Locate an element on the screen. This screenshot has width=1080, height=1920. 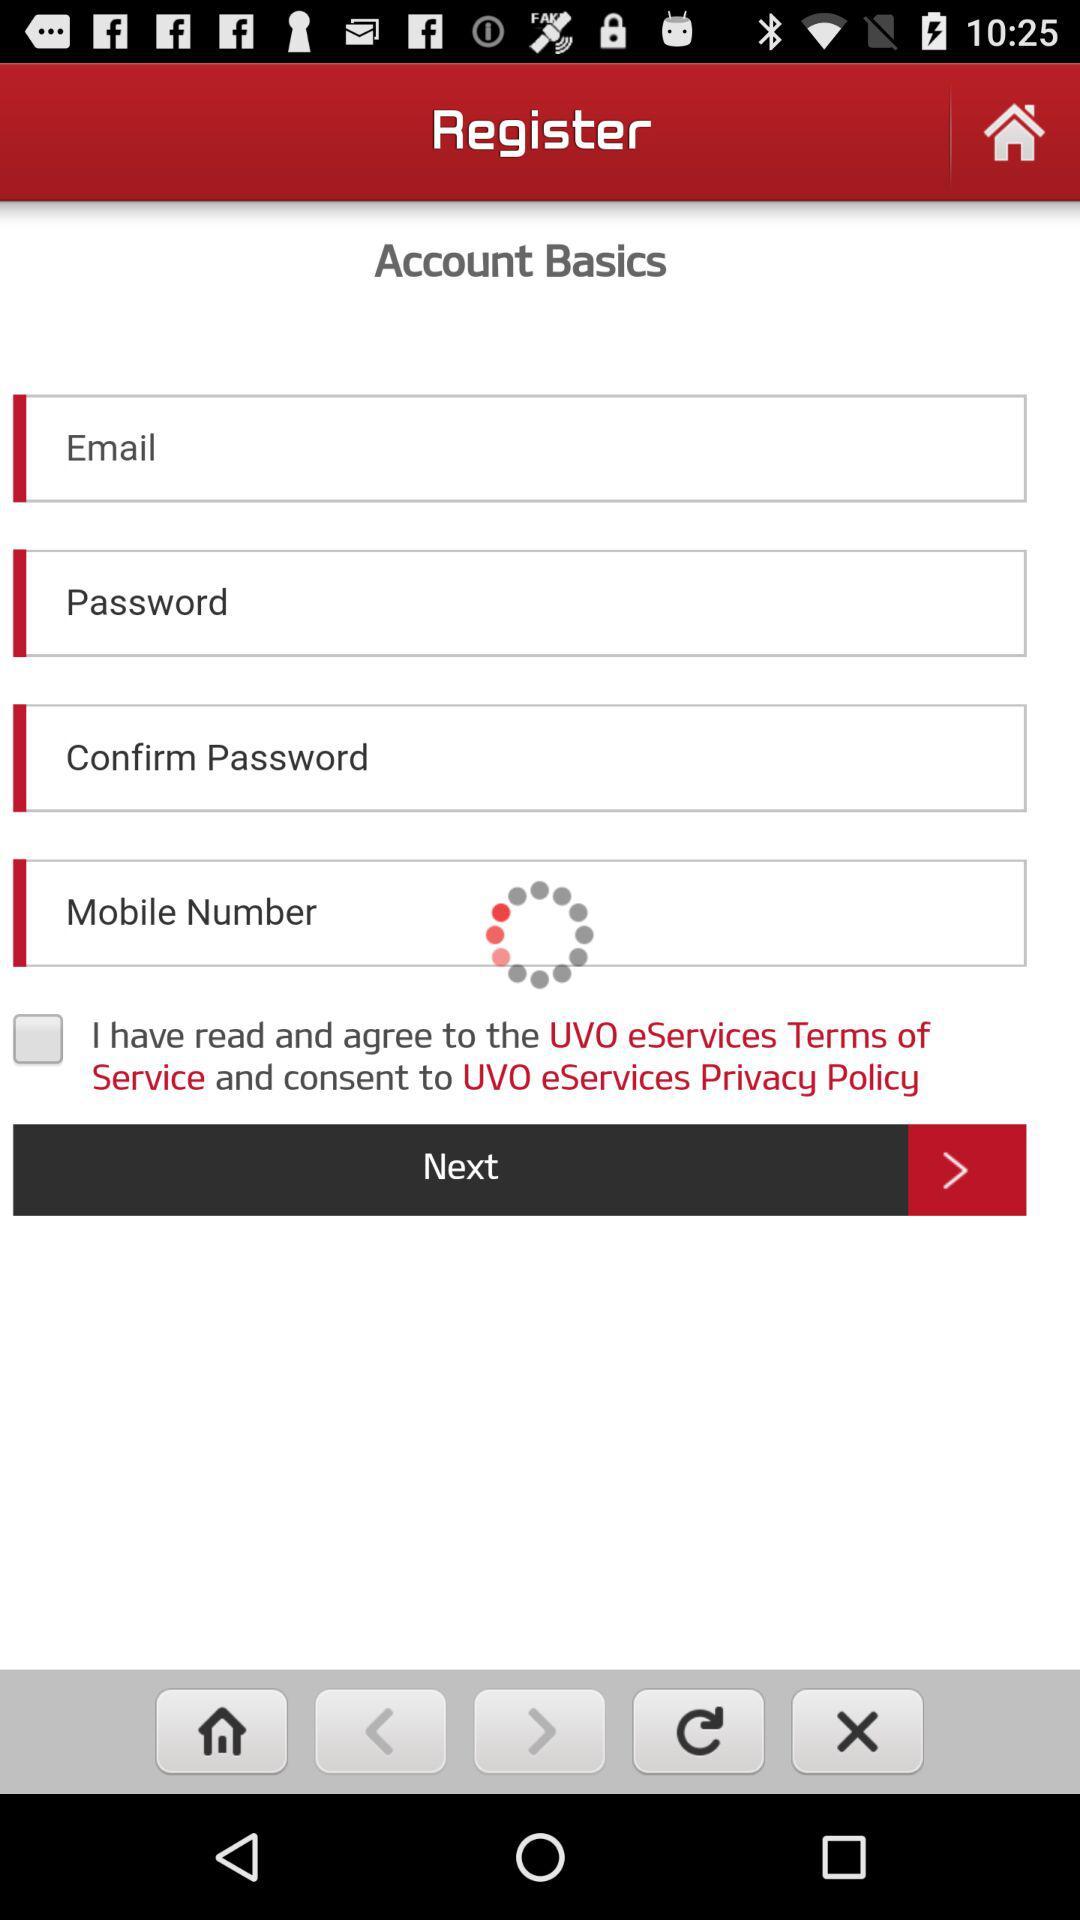
forward button on phone browser is located at coordinates (538, 1730).